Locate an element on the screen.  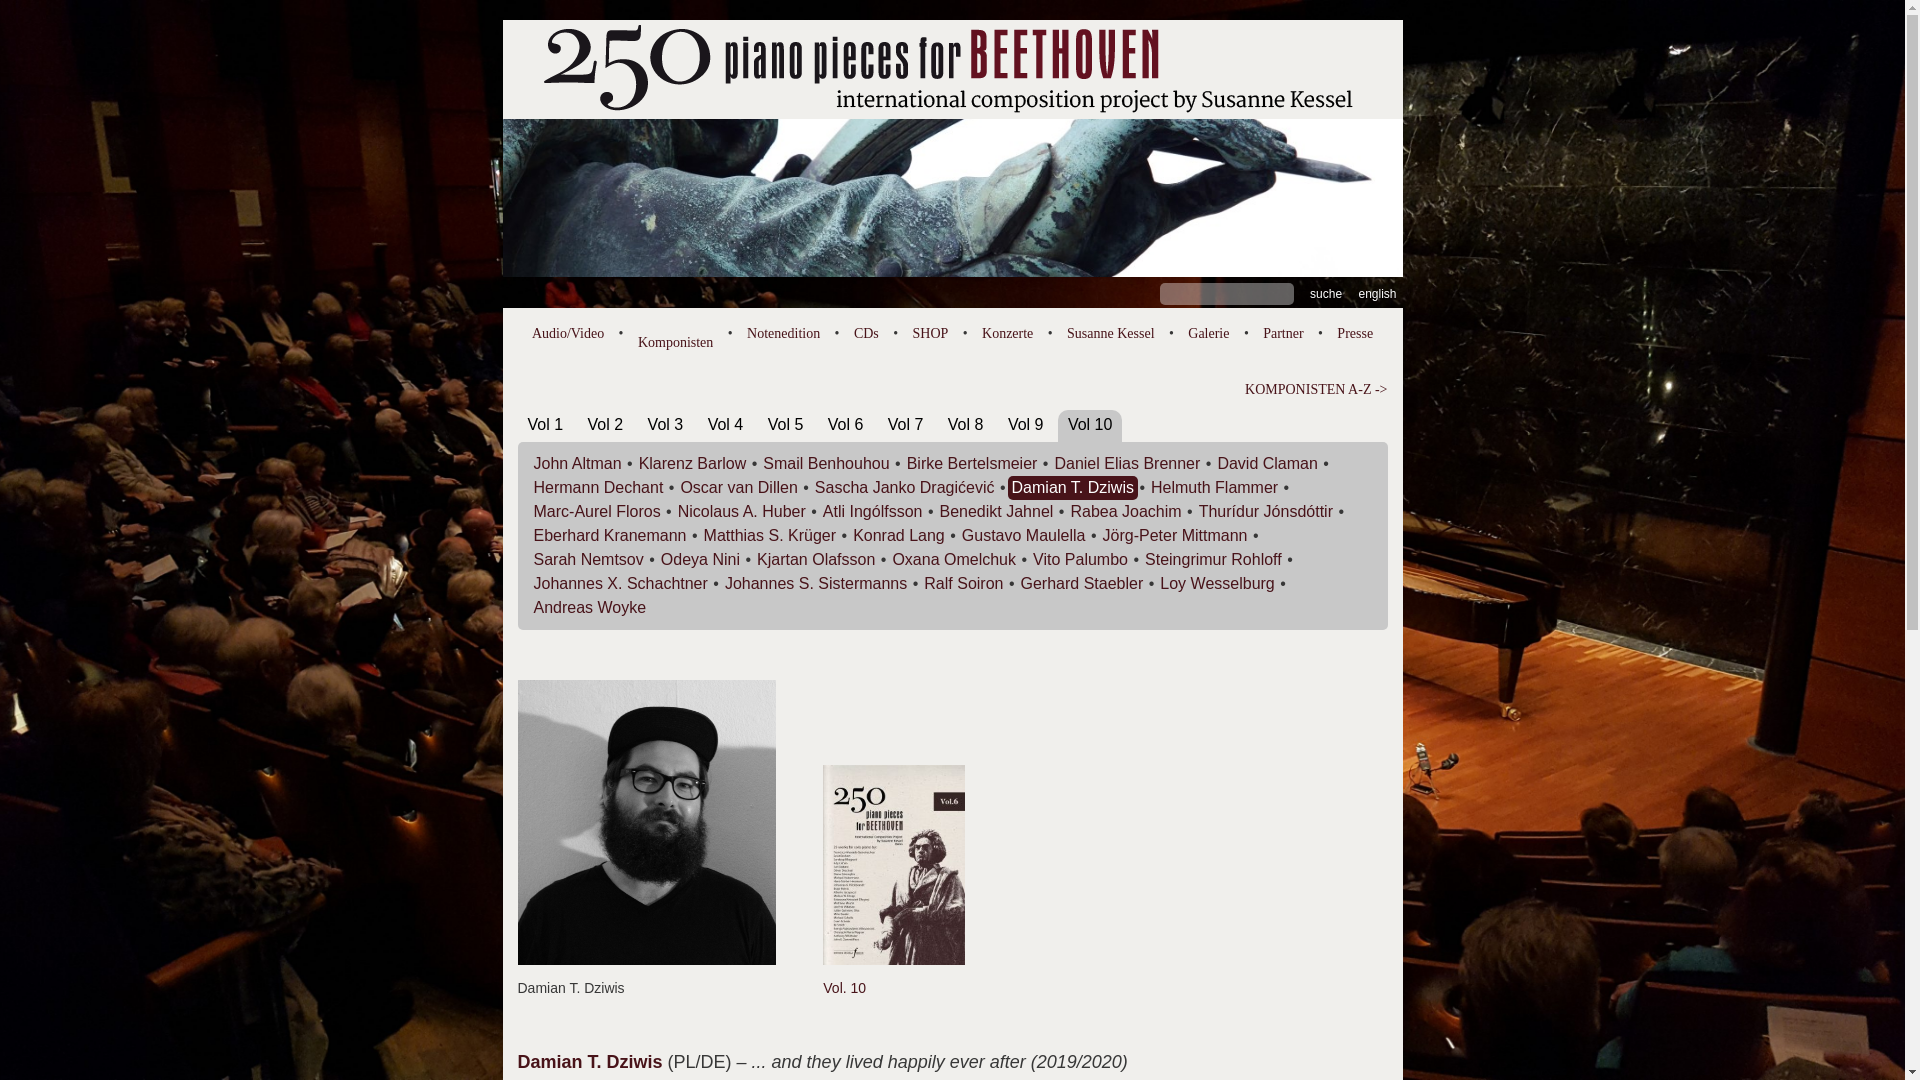
'SHOP' is located at coordinates (930, 332).